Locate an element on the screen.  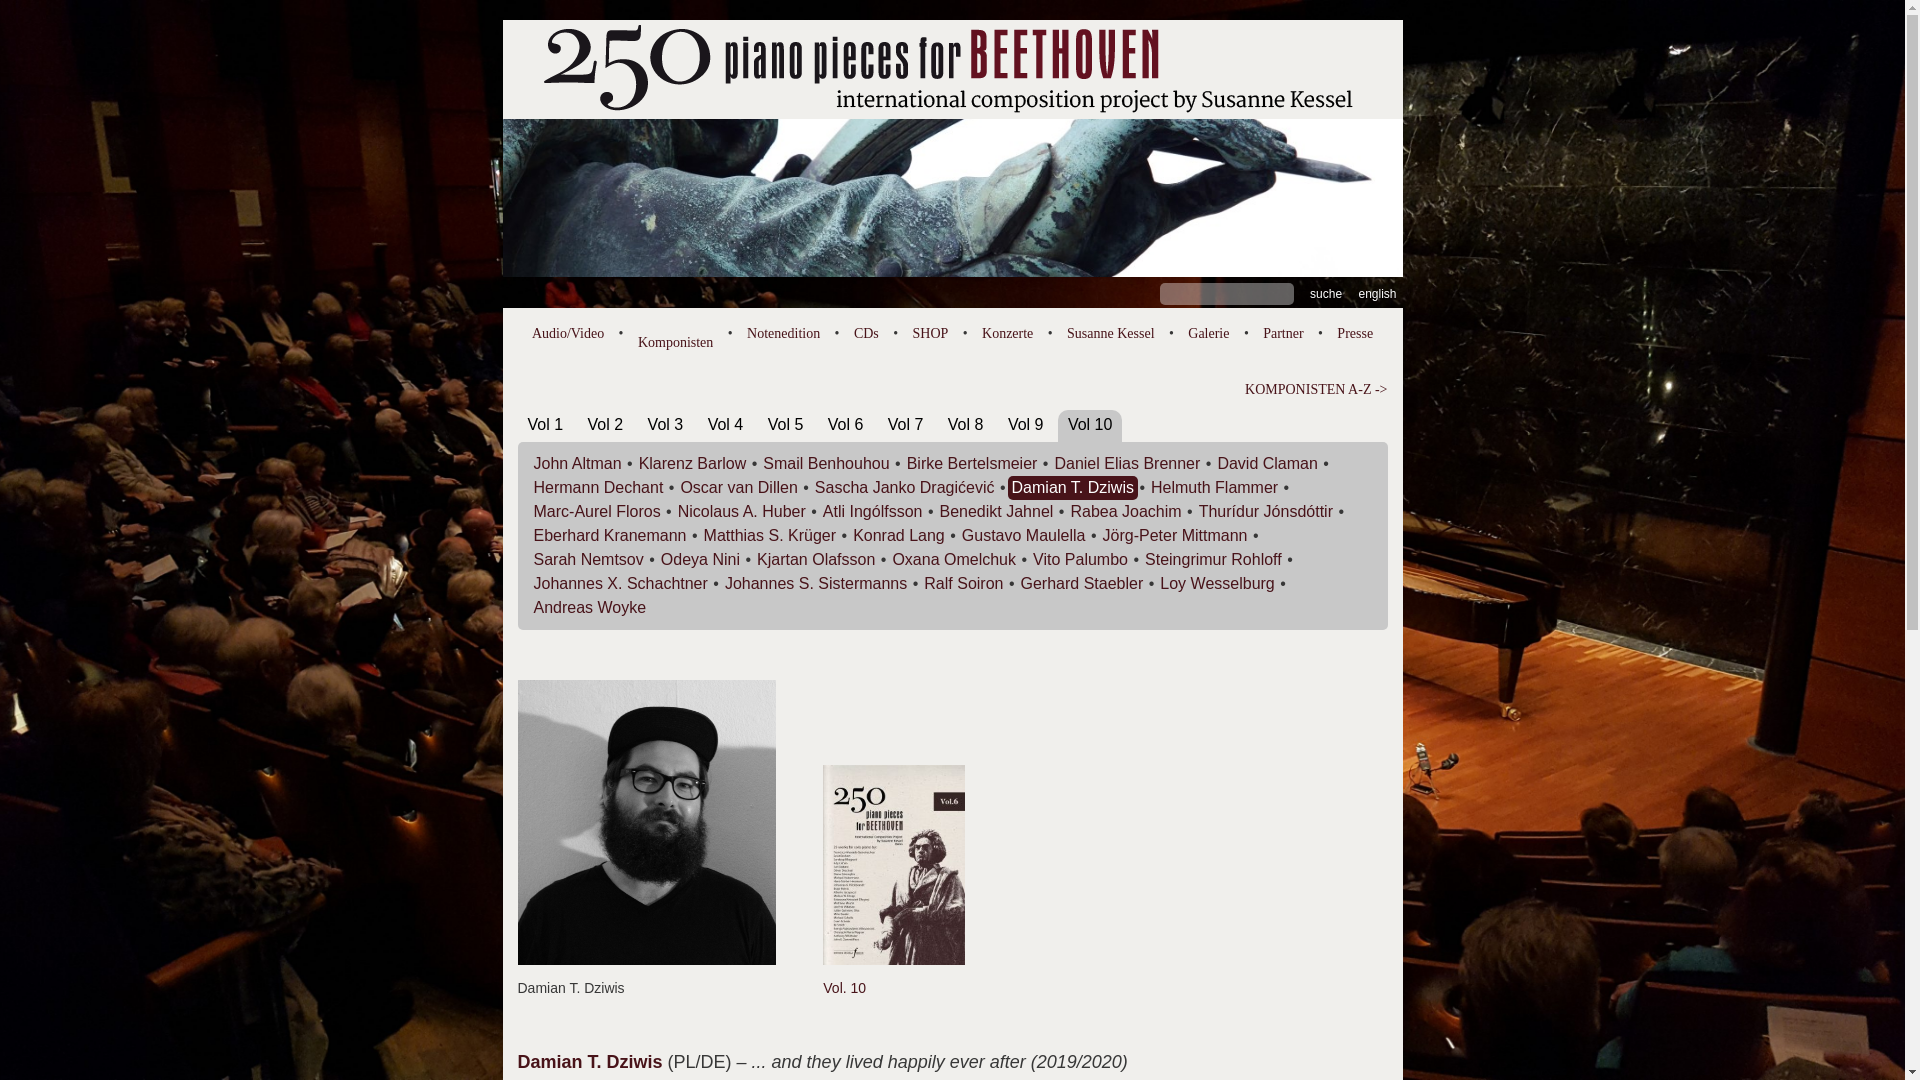
'SHOP' is located at coordinates (930, 332).